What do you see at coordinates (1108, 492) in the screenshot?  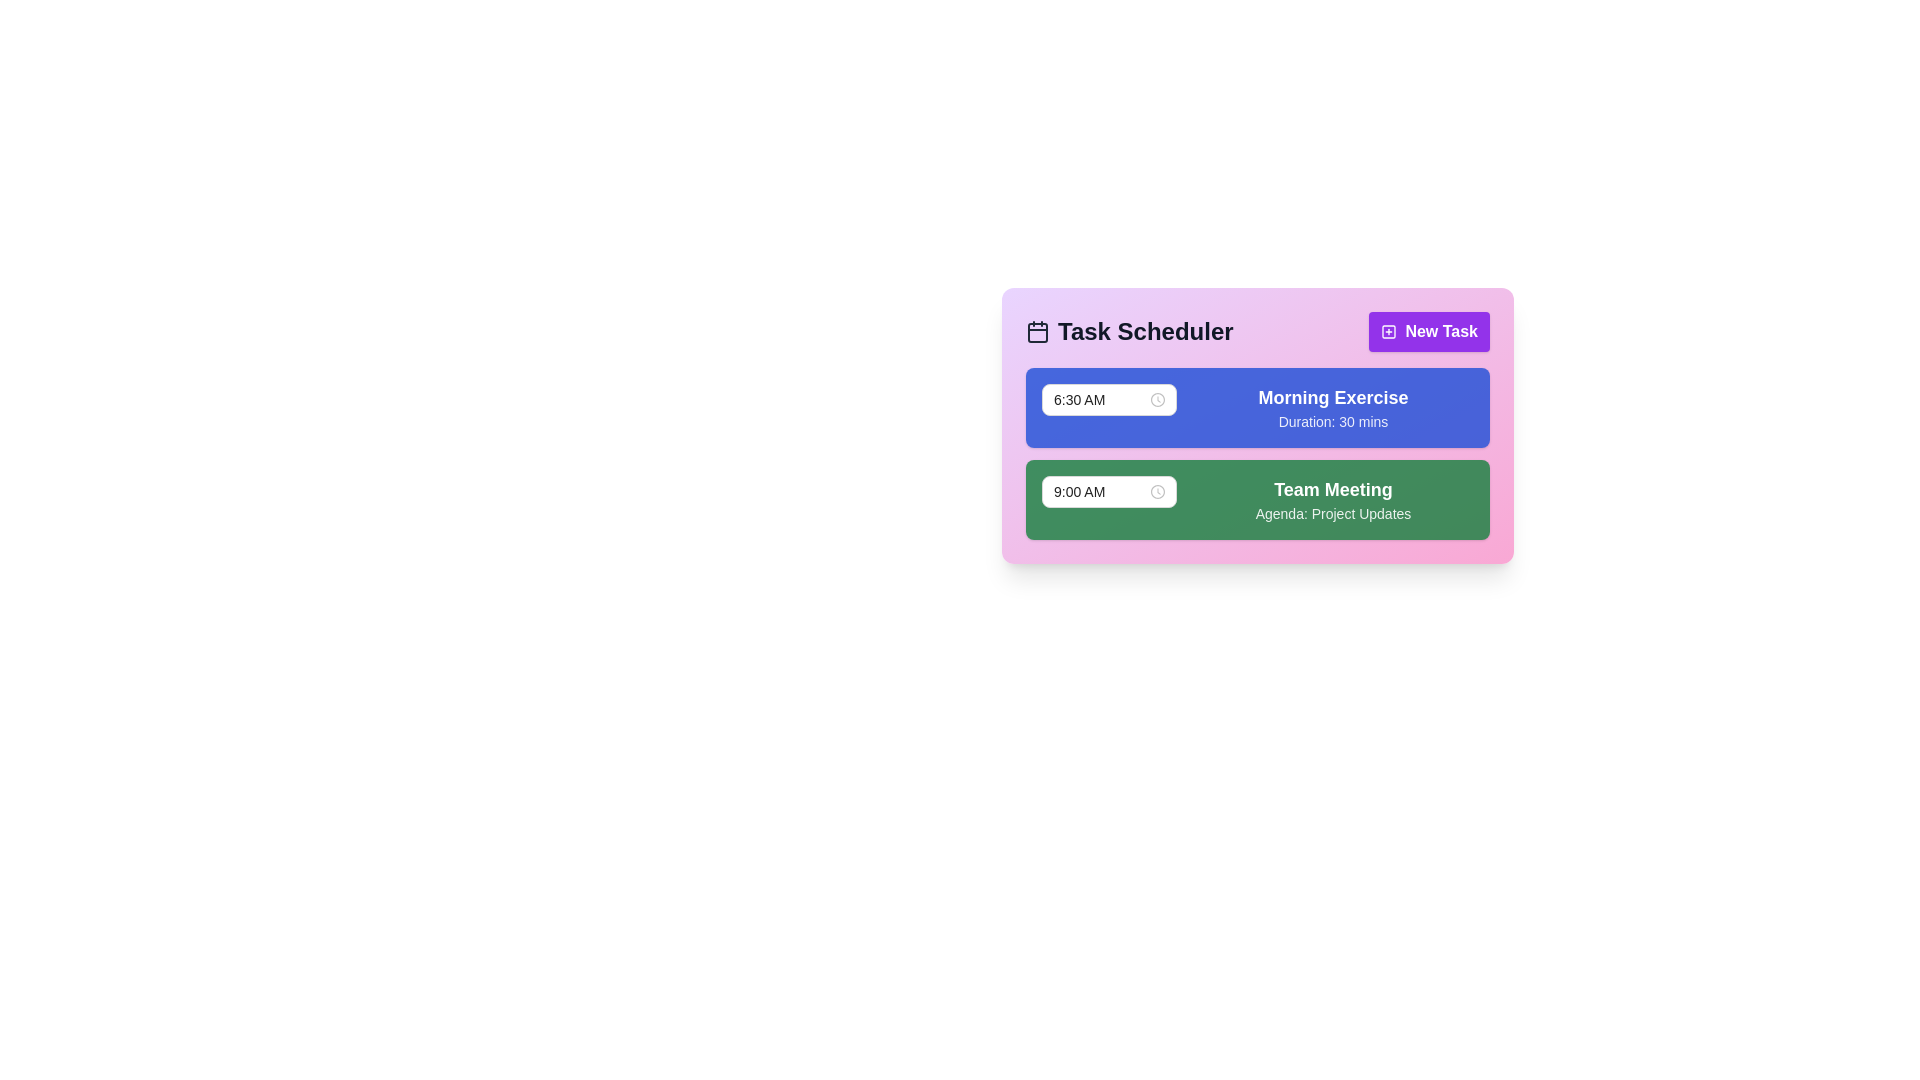 I see `the second time input field displaying '9:00 AM' in the 'Team Meeting' section` at bounding box center [1108, 492].